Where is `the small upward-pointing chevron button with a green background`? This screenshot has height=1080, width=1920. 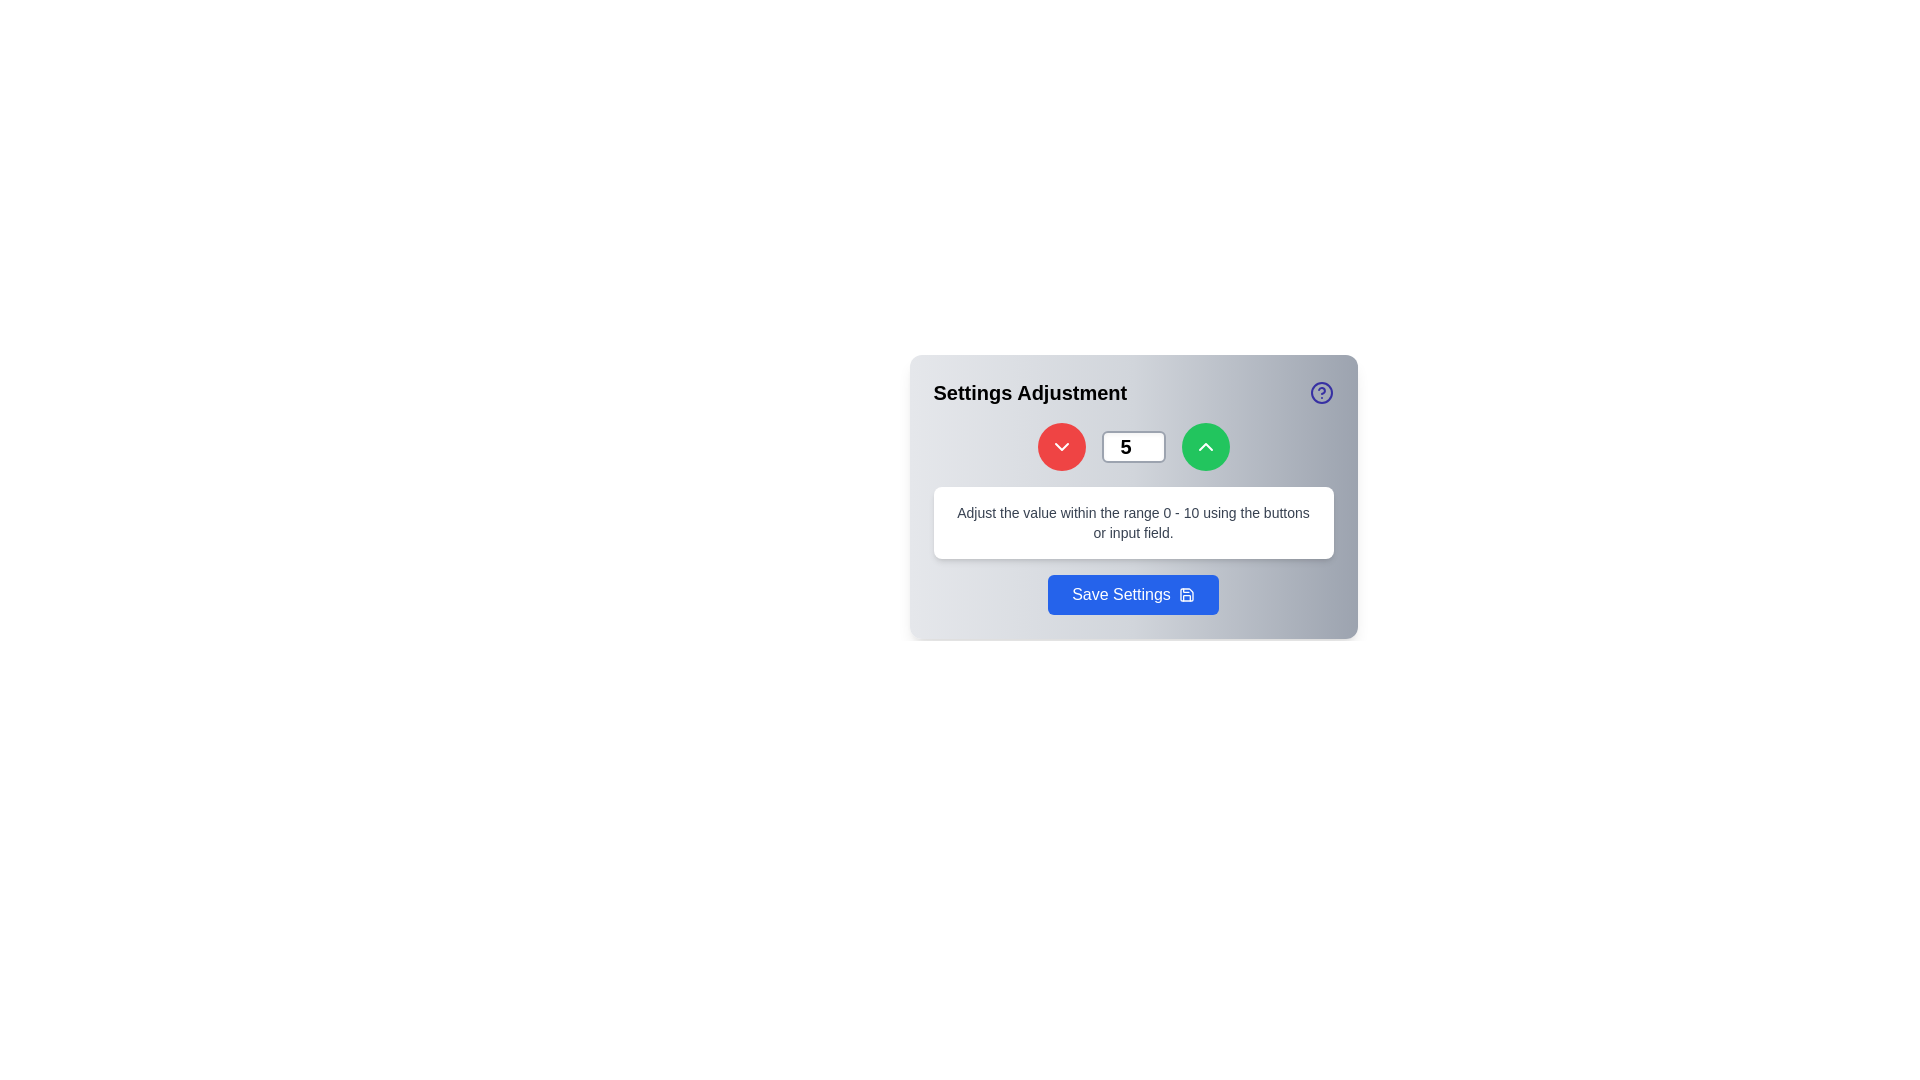 the small upward-pointing chevron button with a green background is located at coordinates (1204, 446).